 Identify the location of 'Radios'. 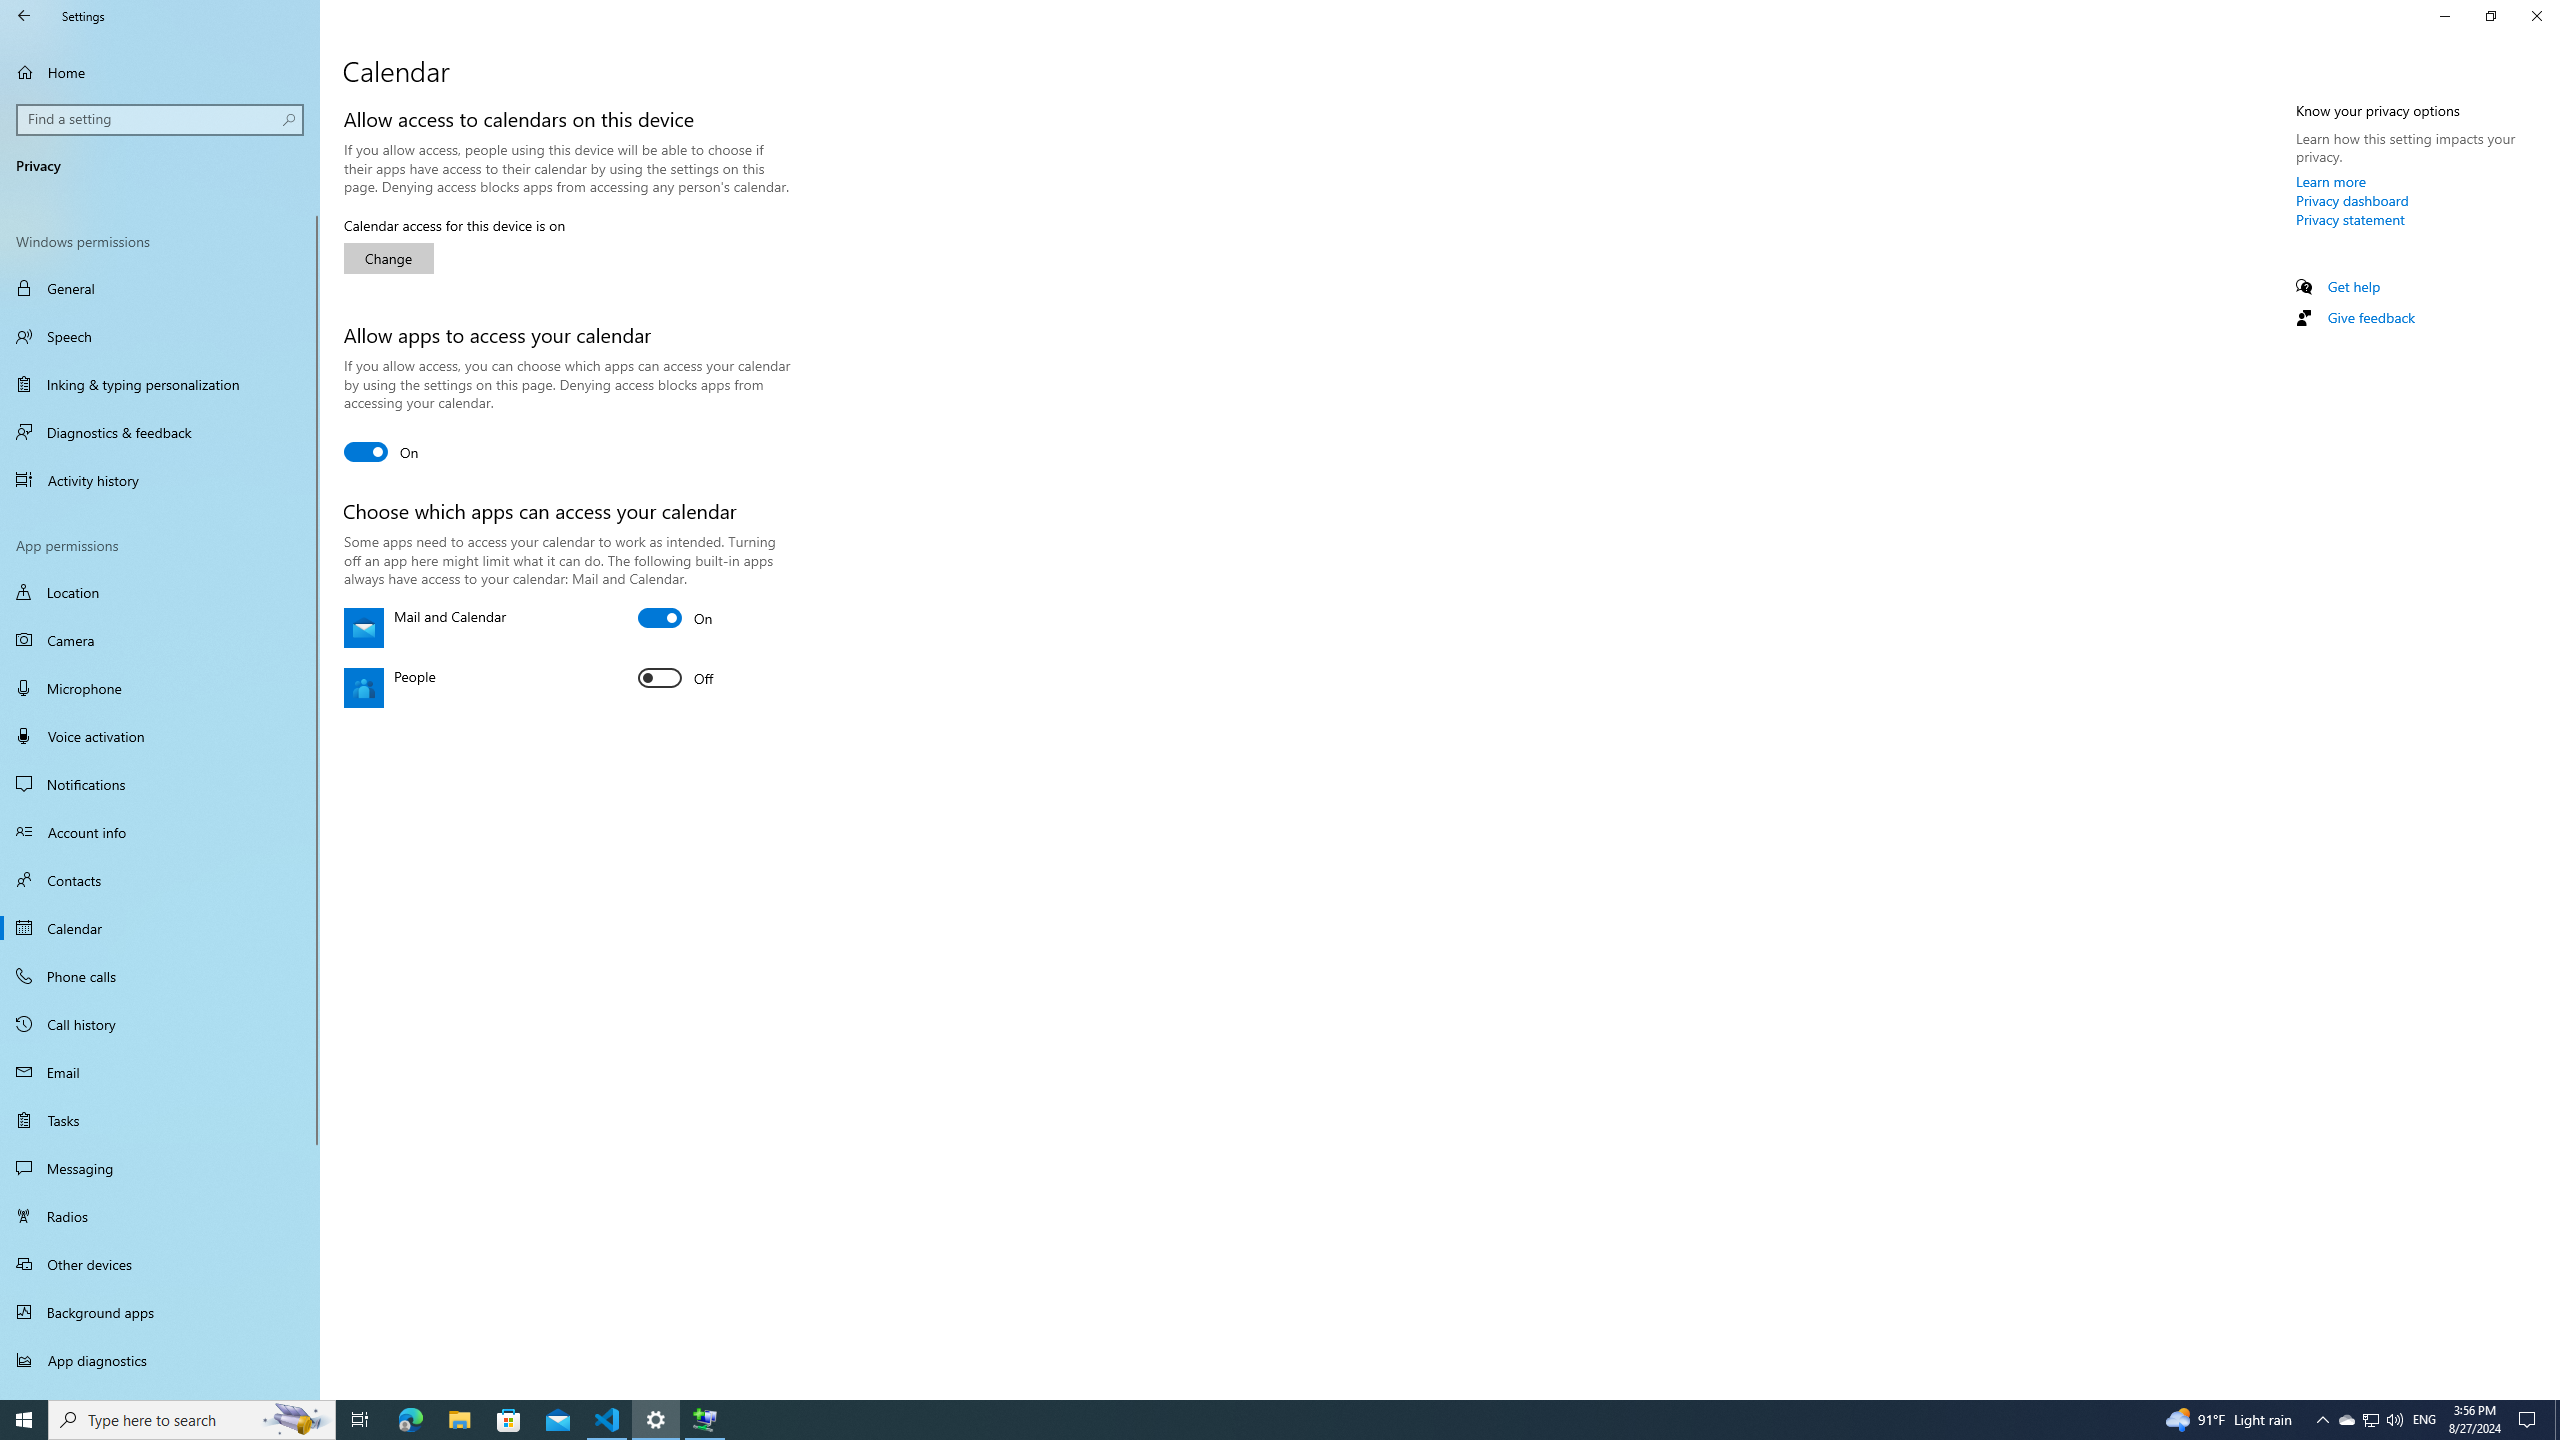
(159, 1215).